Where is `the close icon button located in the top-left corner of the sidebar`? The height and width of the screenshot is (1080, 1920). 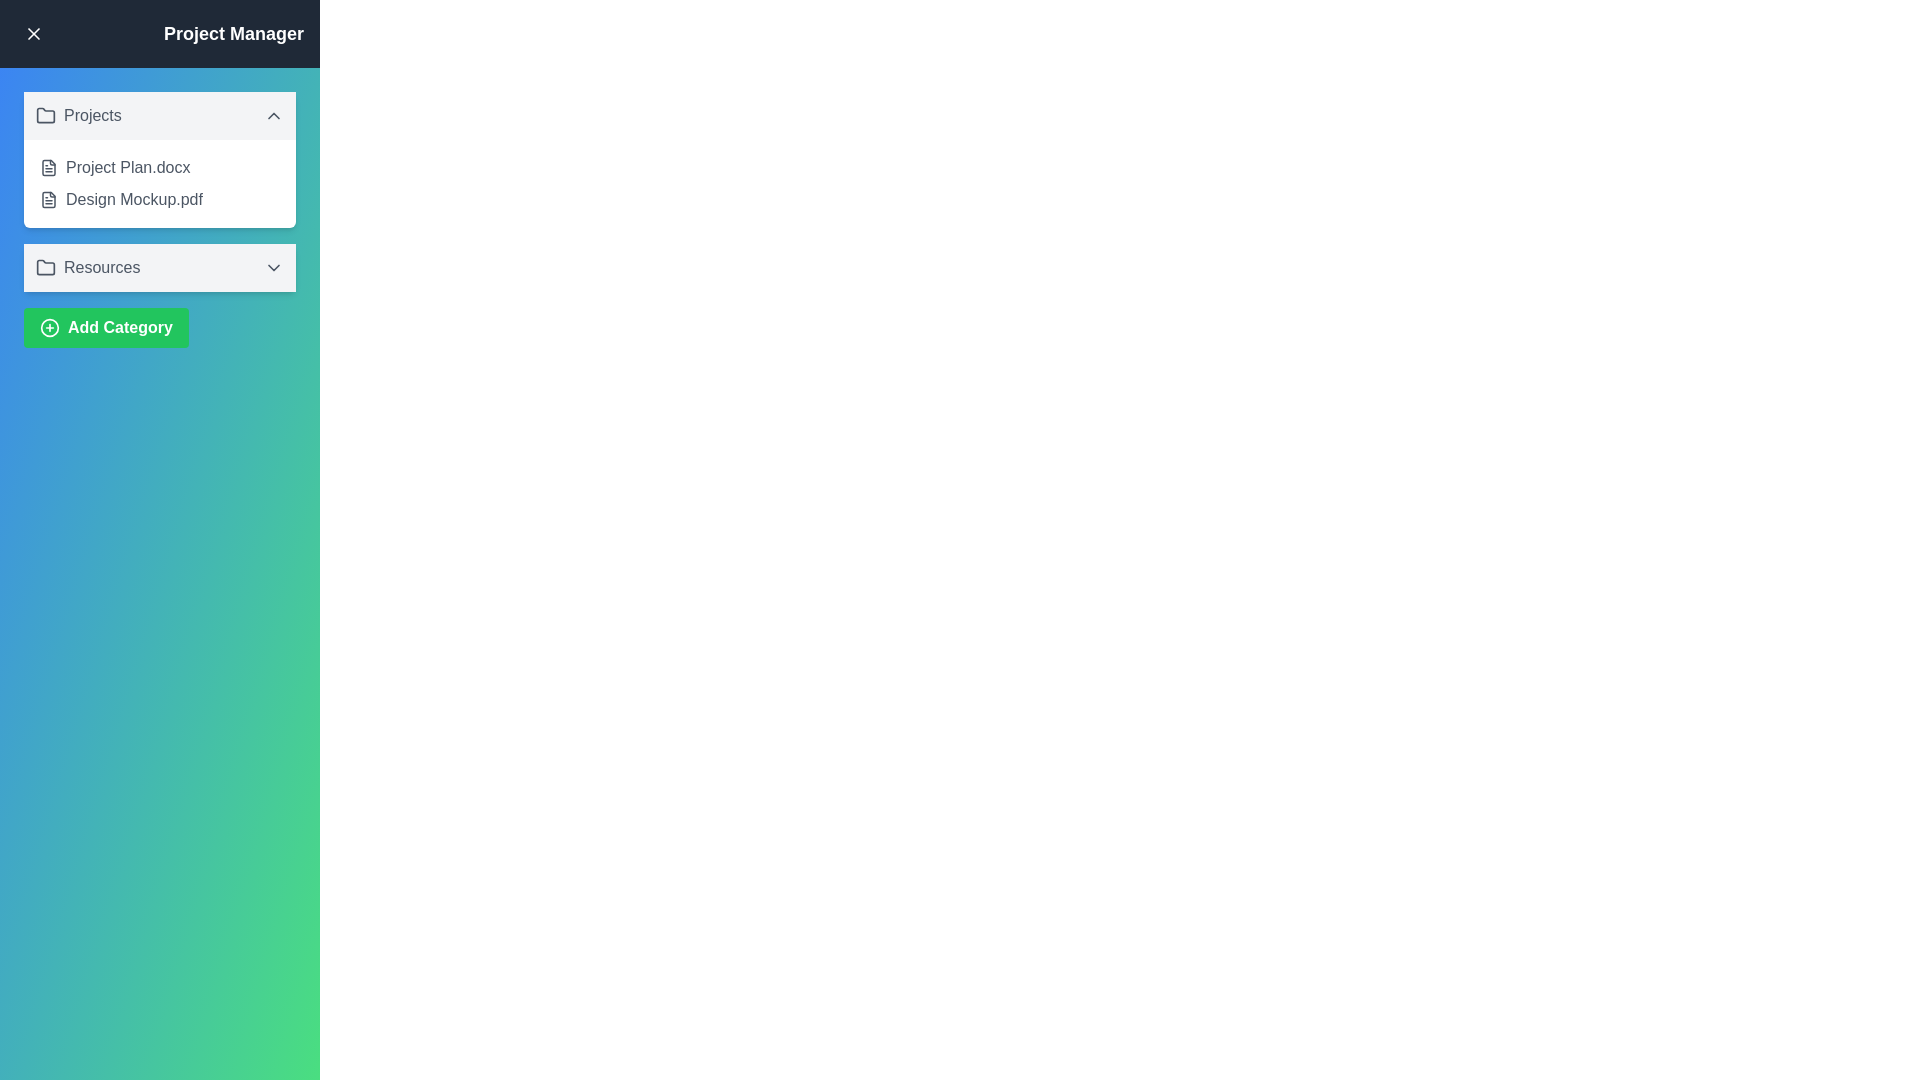
the close icon button located in the top-left corner of the sidebar is located at coordinates (33, 34).